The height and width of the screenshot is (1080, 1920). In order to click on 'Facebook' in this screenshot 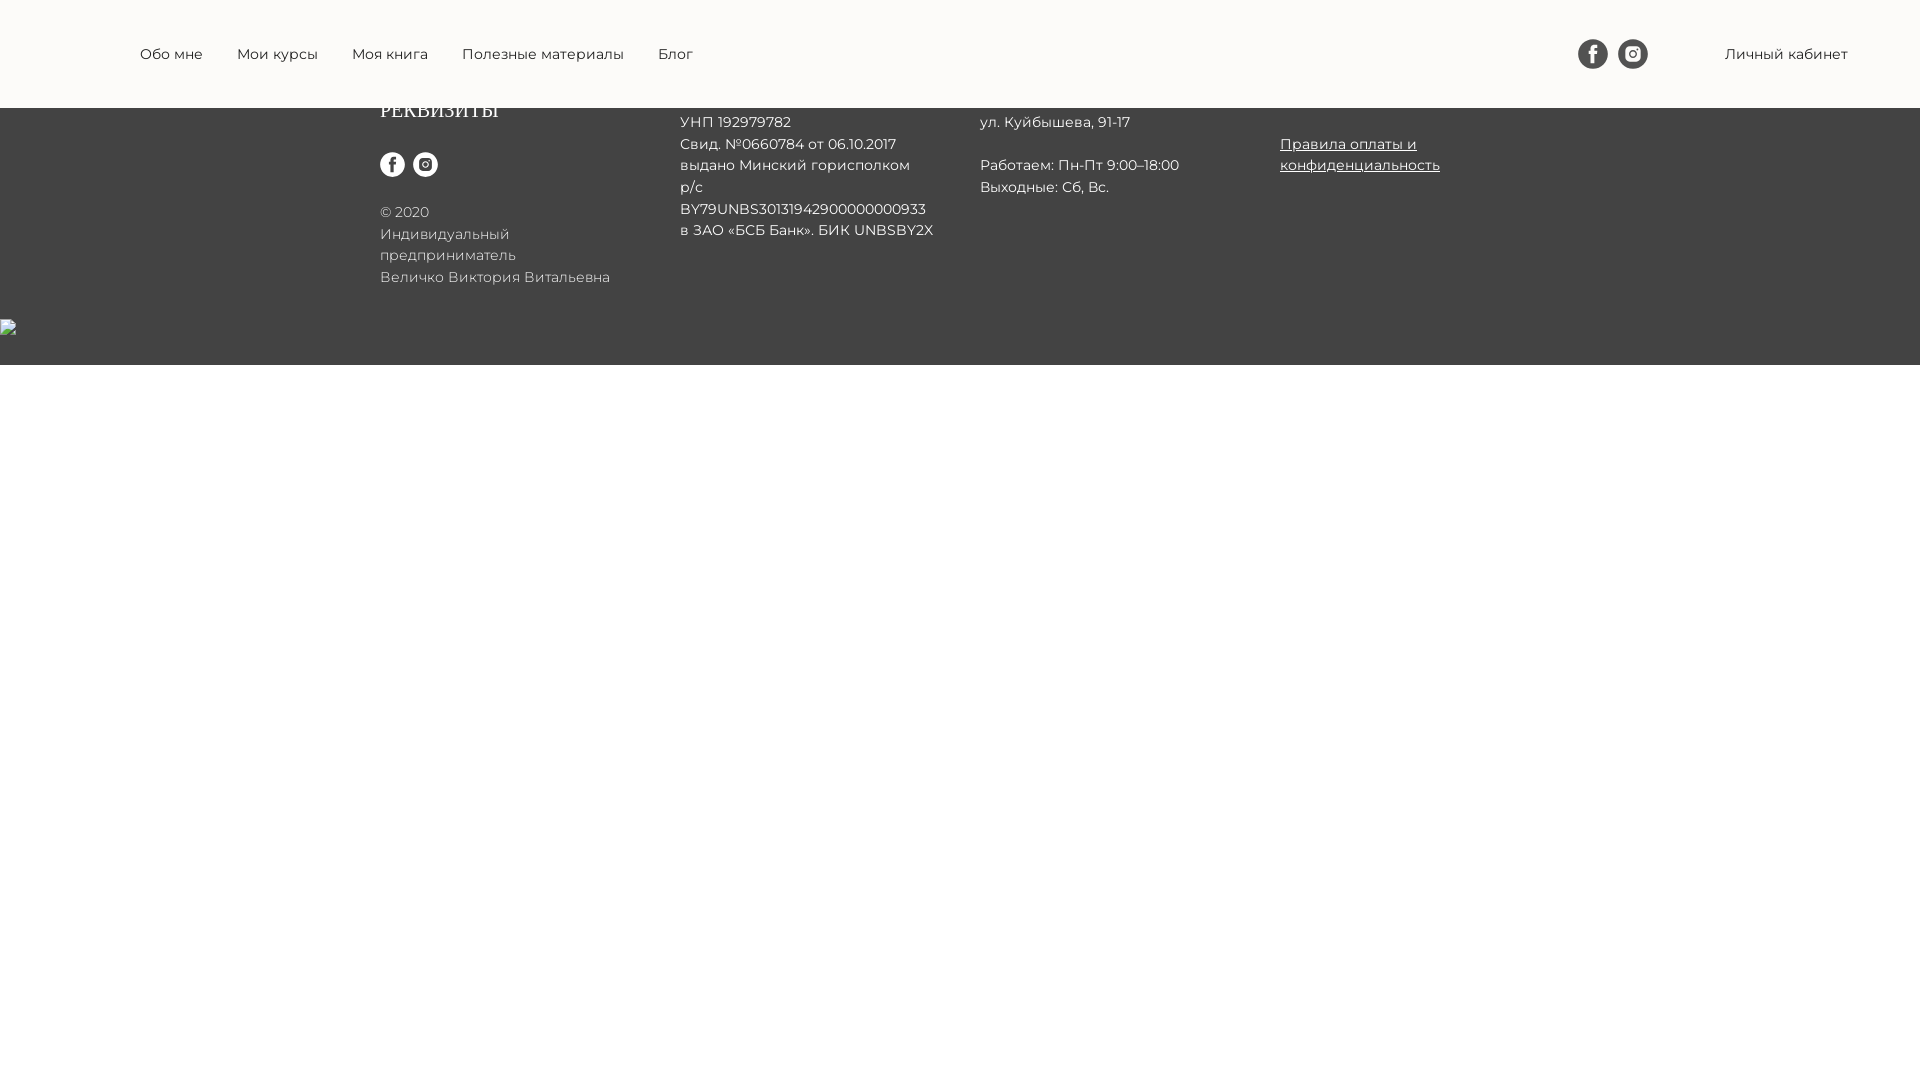, I will do `click(379, 170)`.